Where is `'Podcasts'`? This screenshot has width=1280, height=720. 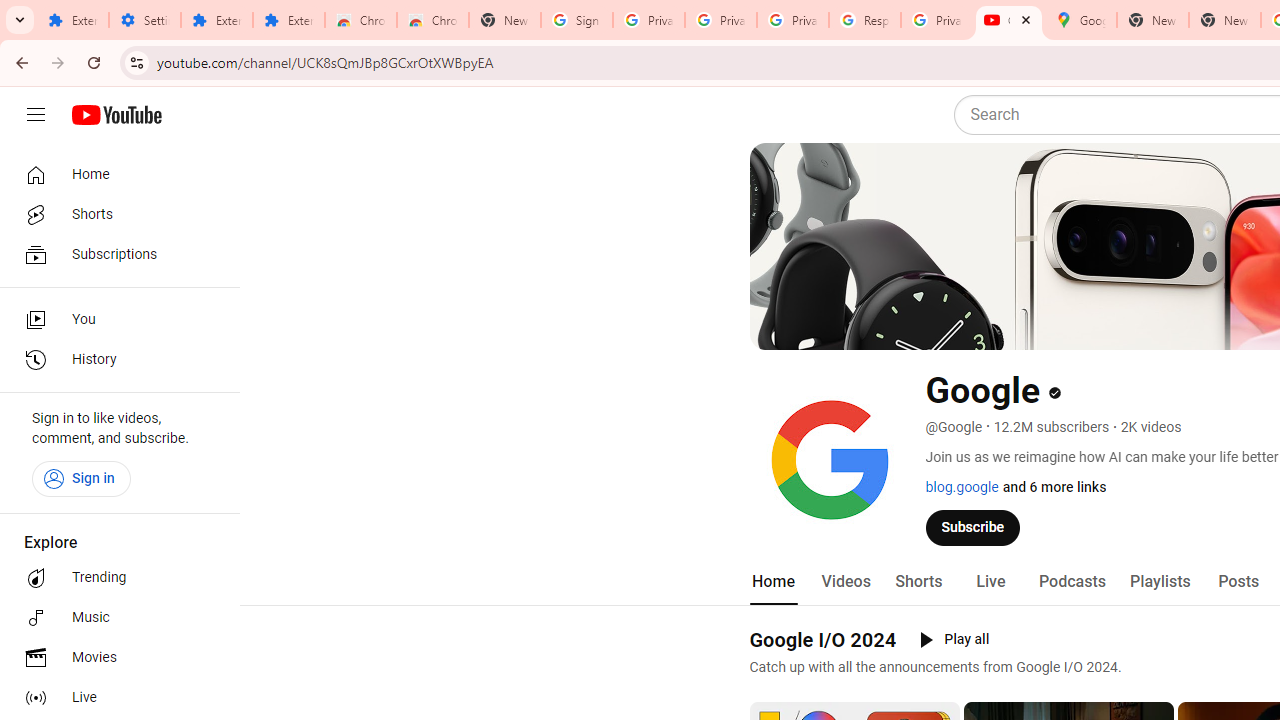
'Podcasts' is located at coordinates (1071, 581).